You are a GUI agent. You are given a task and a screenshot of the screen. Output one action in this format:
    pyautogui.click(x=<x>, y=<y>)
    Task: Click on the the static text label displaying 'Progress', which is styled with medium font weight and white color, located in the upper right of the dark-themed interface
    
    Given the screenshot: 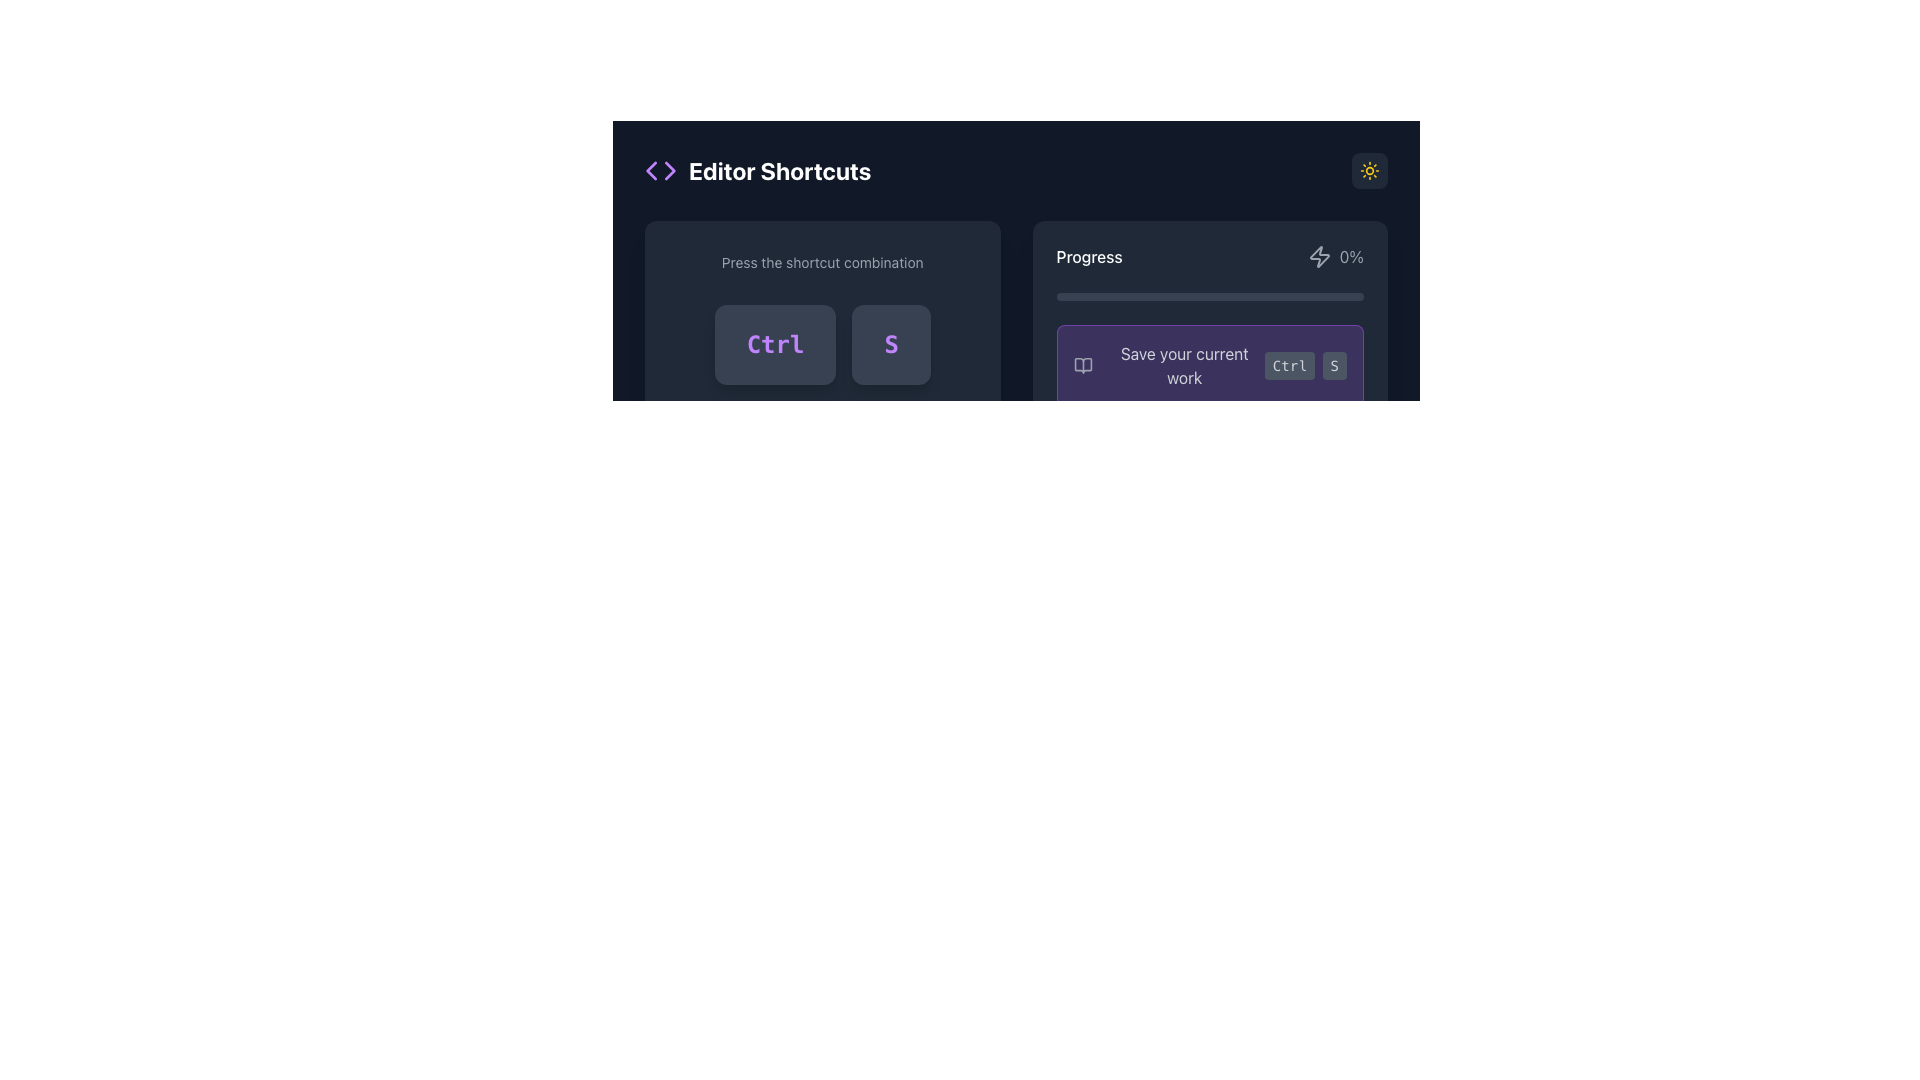 What is the action you would take?
    pyautogui.click(x=1088, y=256)
    